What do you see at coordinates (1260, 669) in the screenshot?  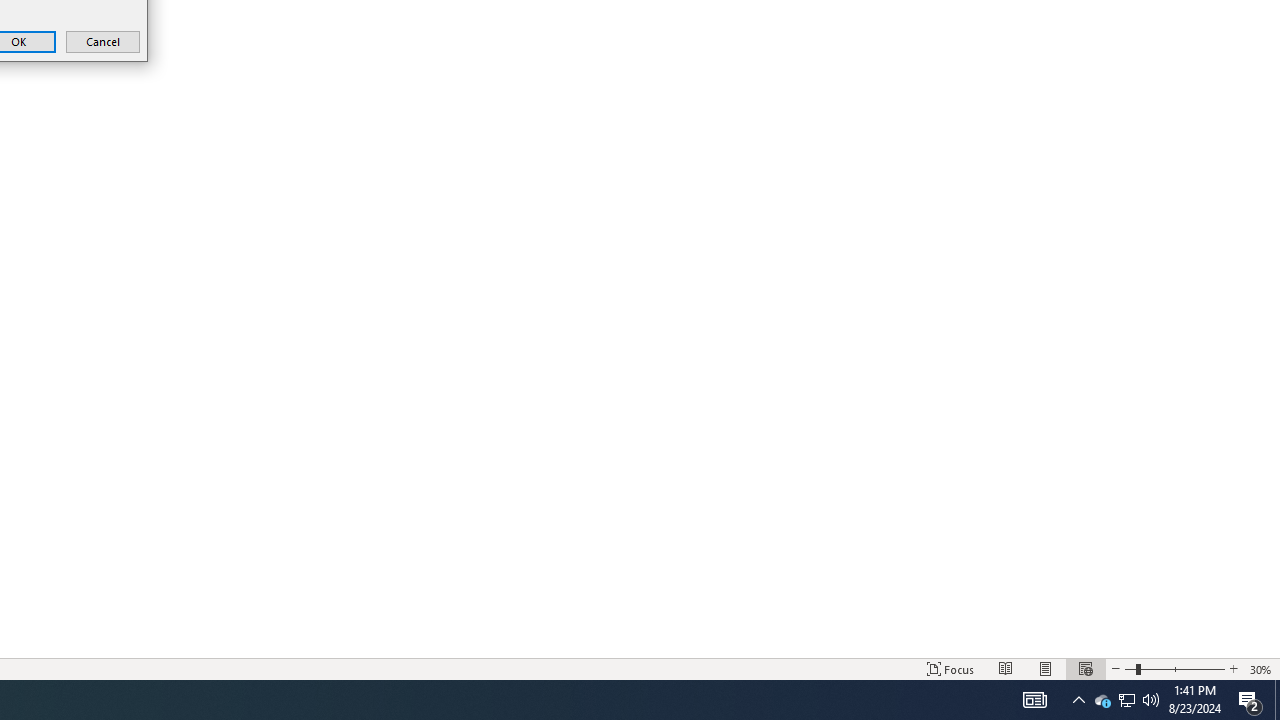 I see `'Zoom 30%'` at bounding box center [1260, 669].